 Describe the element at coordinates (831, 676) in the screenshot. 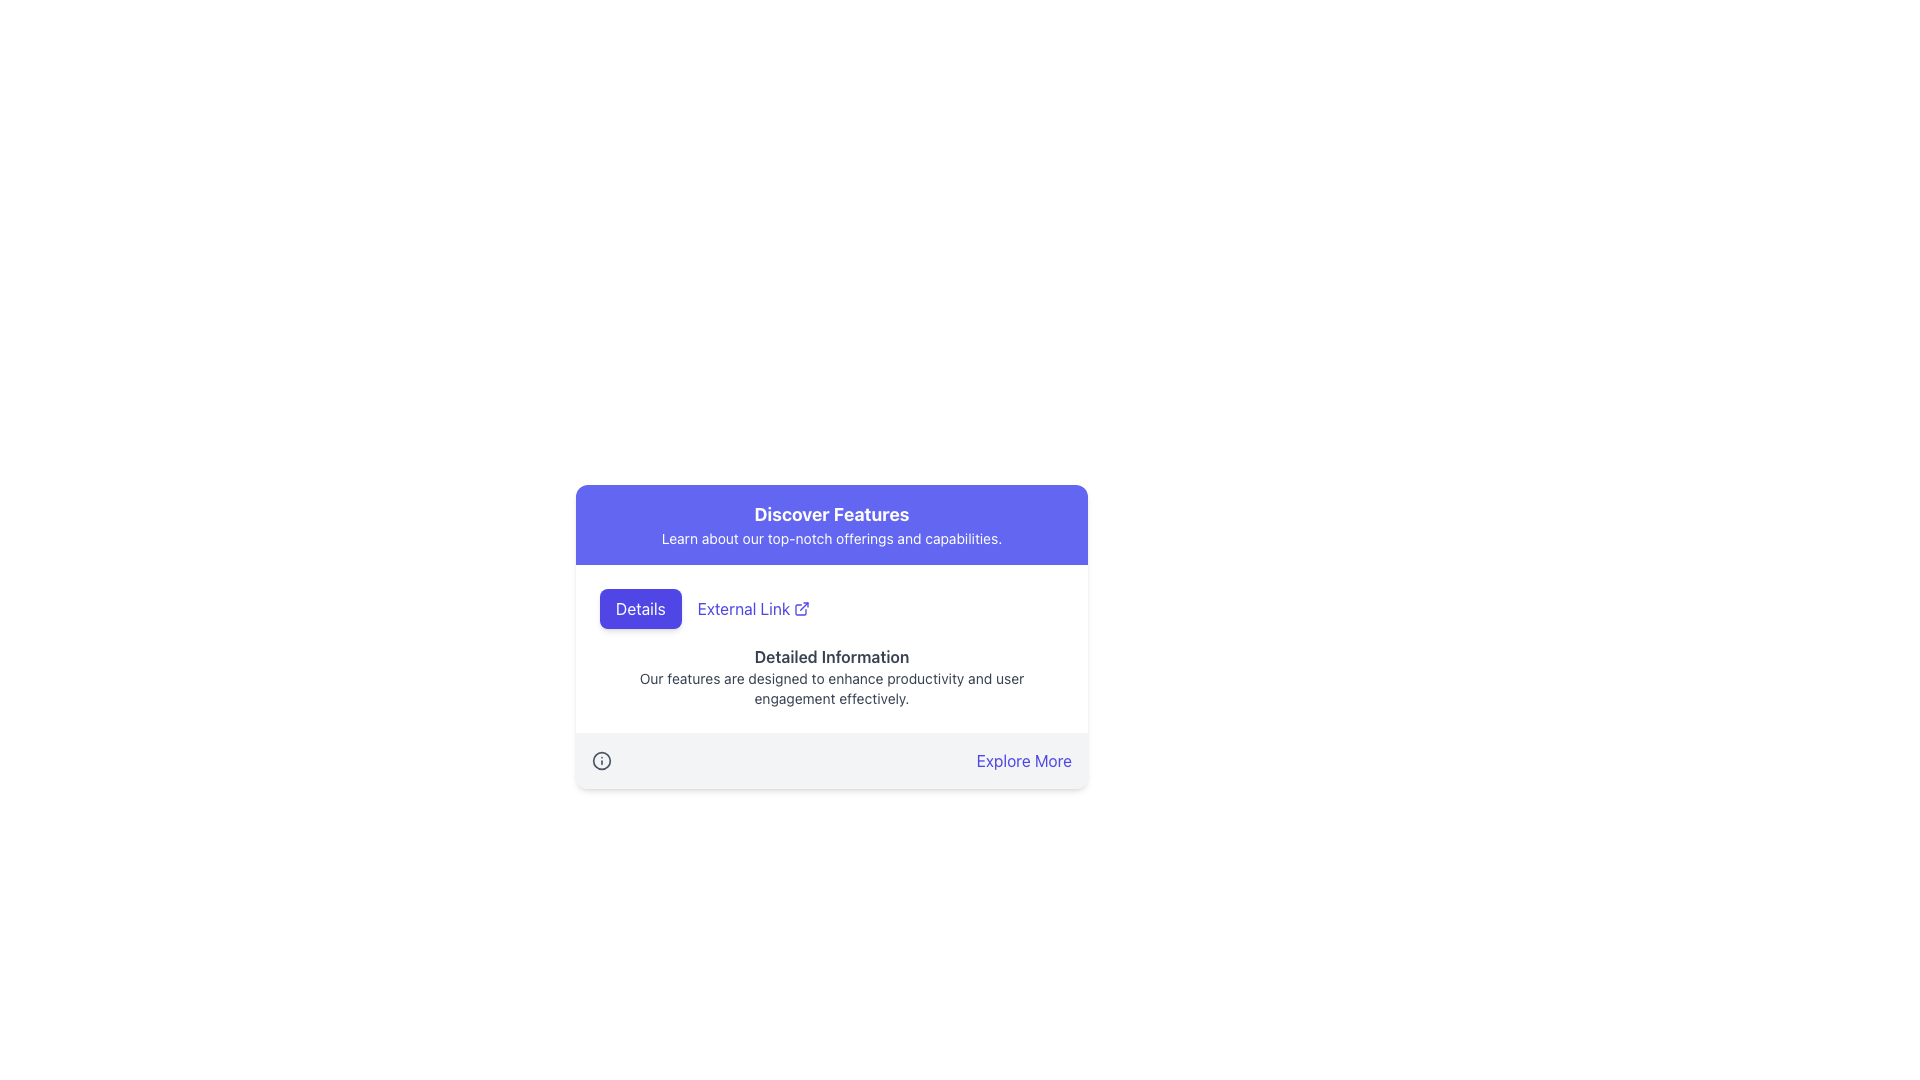

I see `the text block titled 'Detailed Information' that describes features designed to enhance productivity and user engagement` at that location.